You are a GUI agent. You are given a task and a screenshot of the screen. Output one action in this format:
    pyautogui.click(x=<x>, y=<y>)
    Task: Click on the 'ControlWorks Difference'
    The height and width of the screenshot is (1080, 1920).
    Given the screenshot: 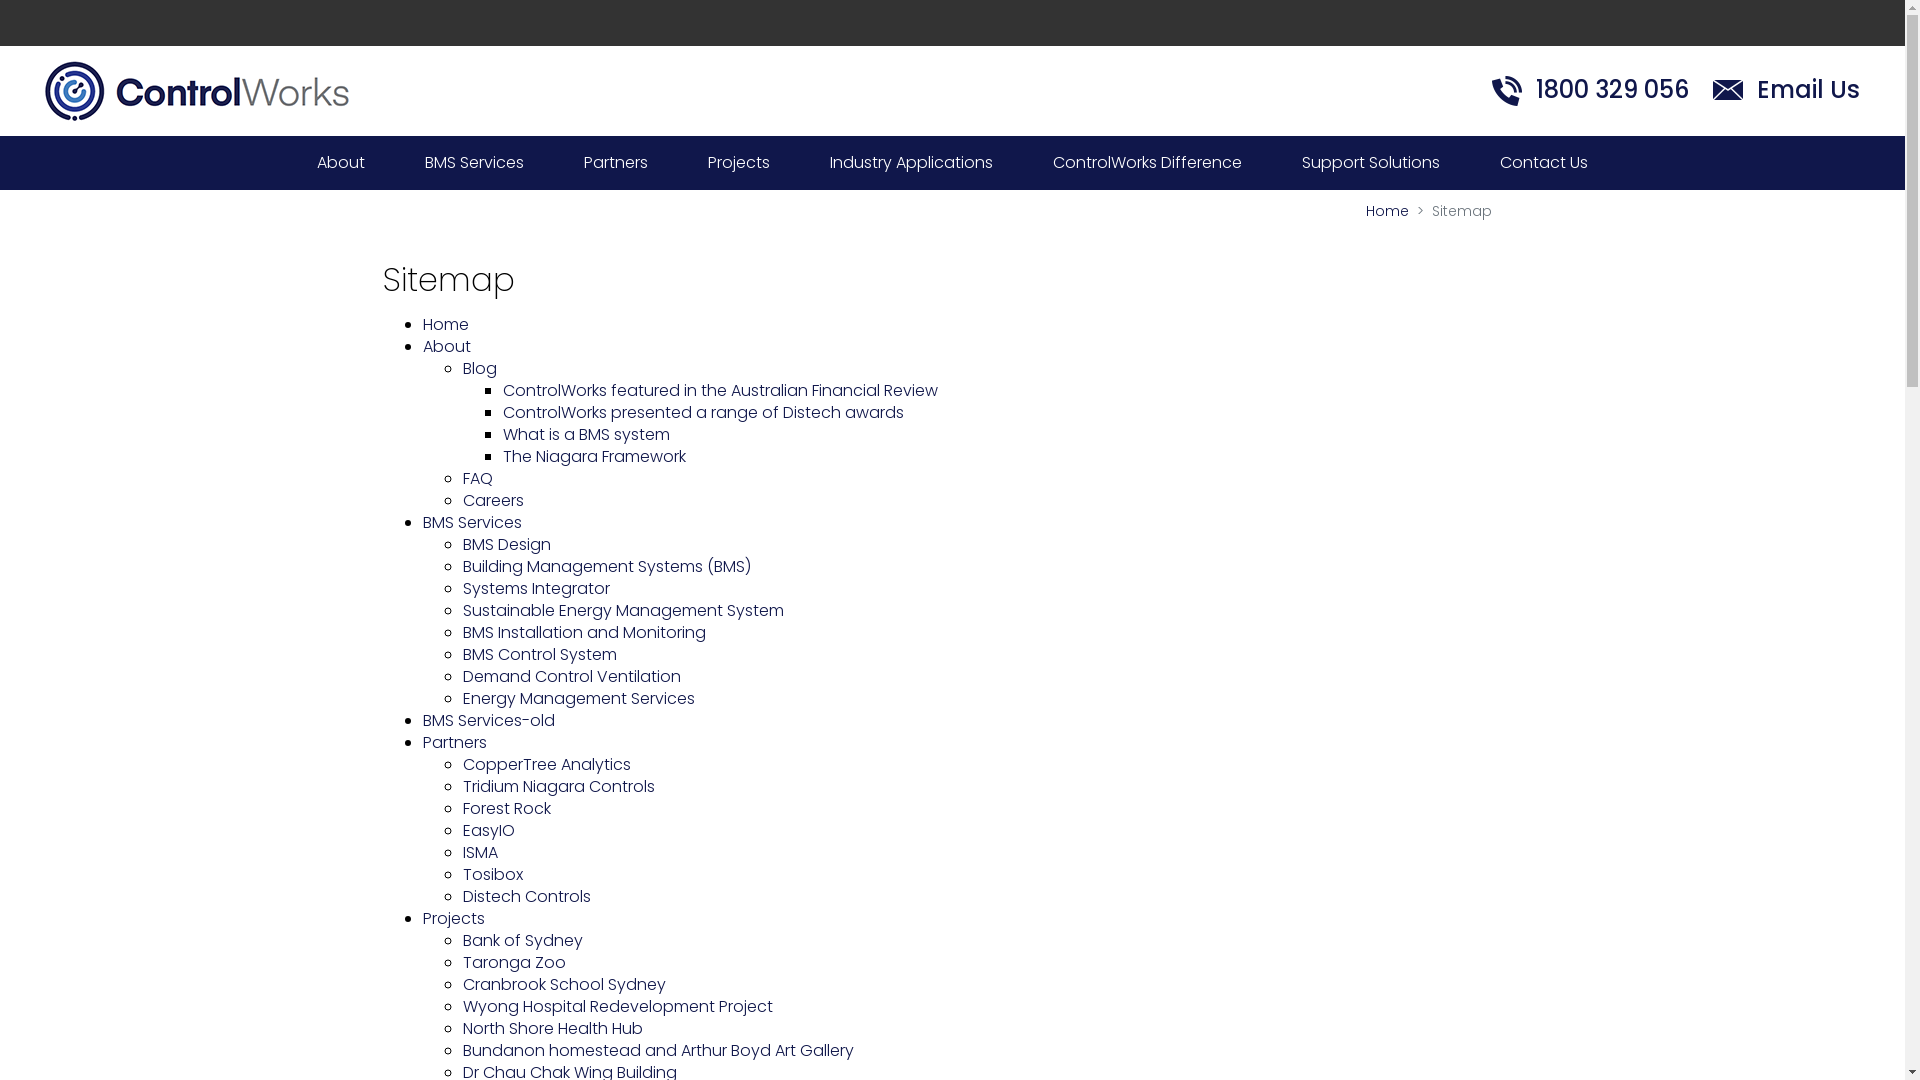 What is the action you would take?
    pyautogui.click(x=1022, y=161)
    